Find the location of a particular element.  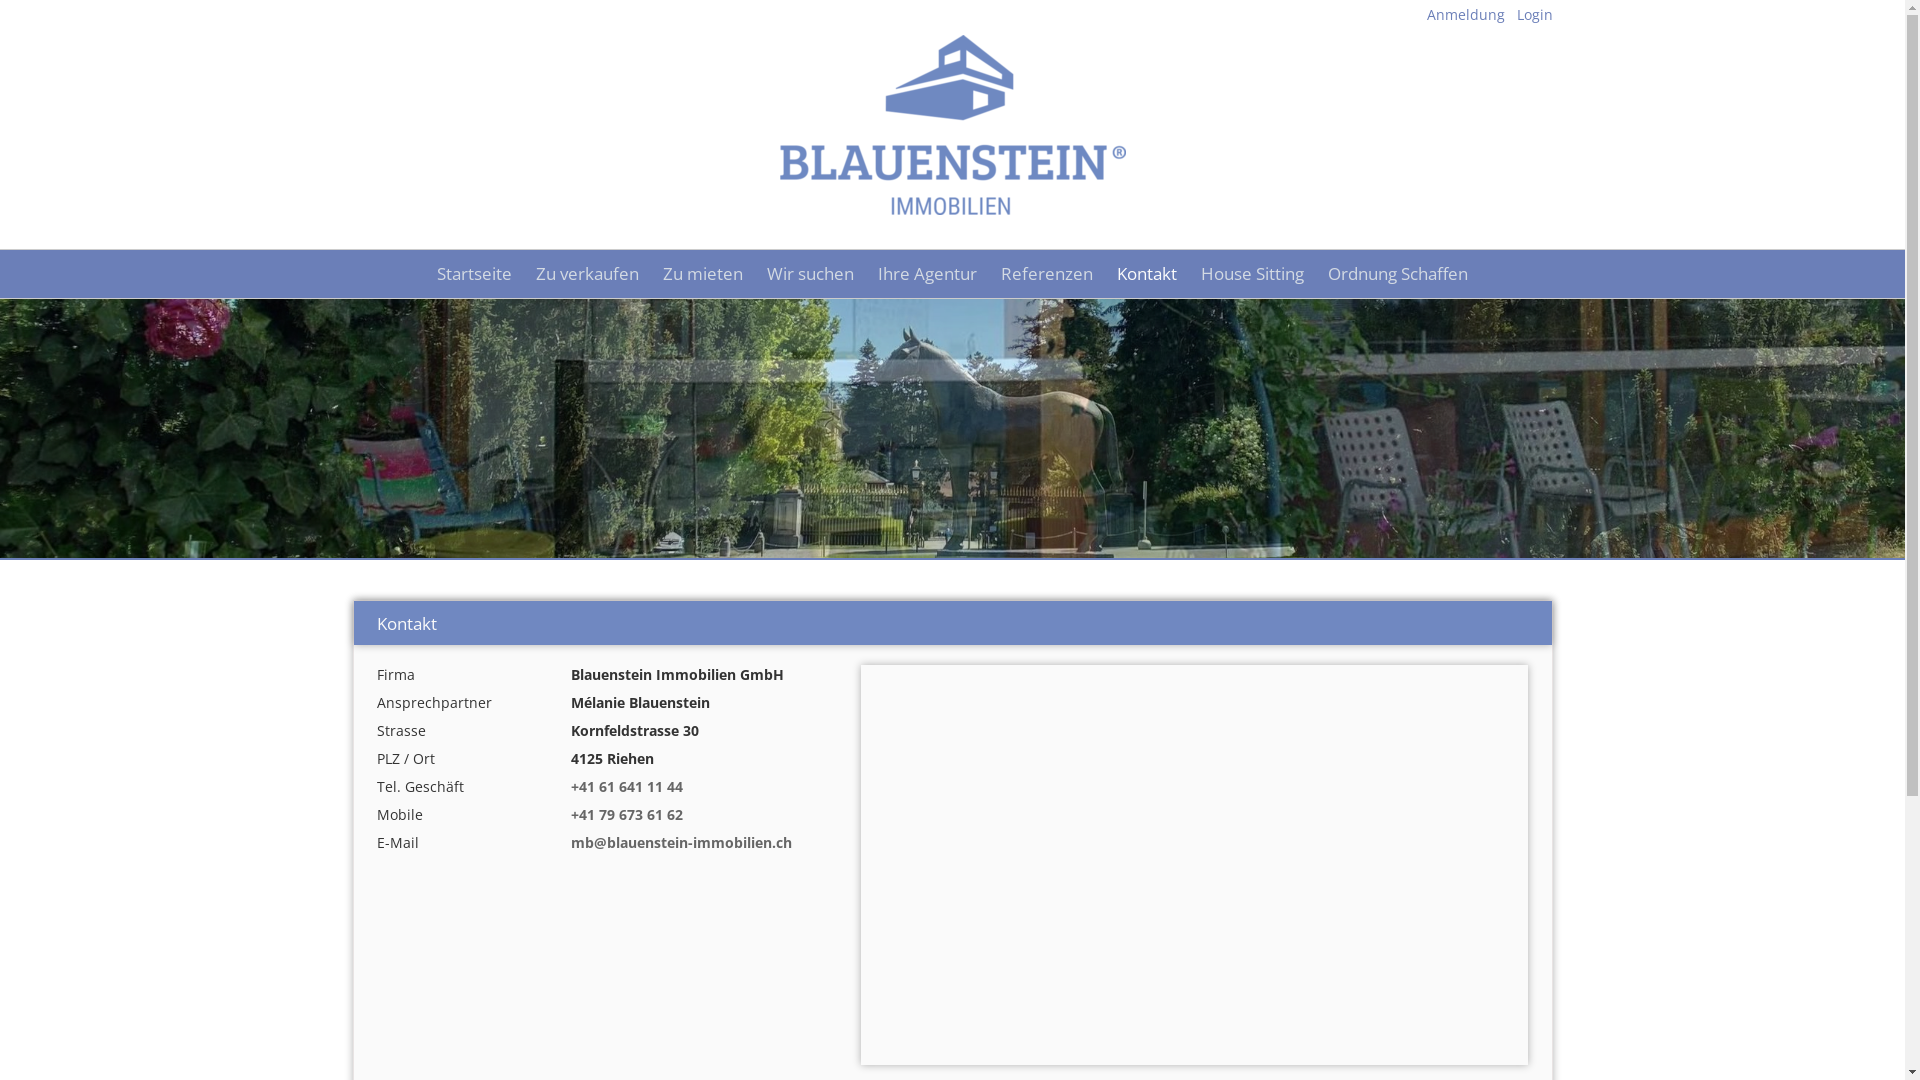

'Wir suchen' is located at coordinates (753, 273).